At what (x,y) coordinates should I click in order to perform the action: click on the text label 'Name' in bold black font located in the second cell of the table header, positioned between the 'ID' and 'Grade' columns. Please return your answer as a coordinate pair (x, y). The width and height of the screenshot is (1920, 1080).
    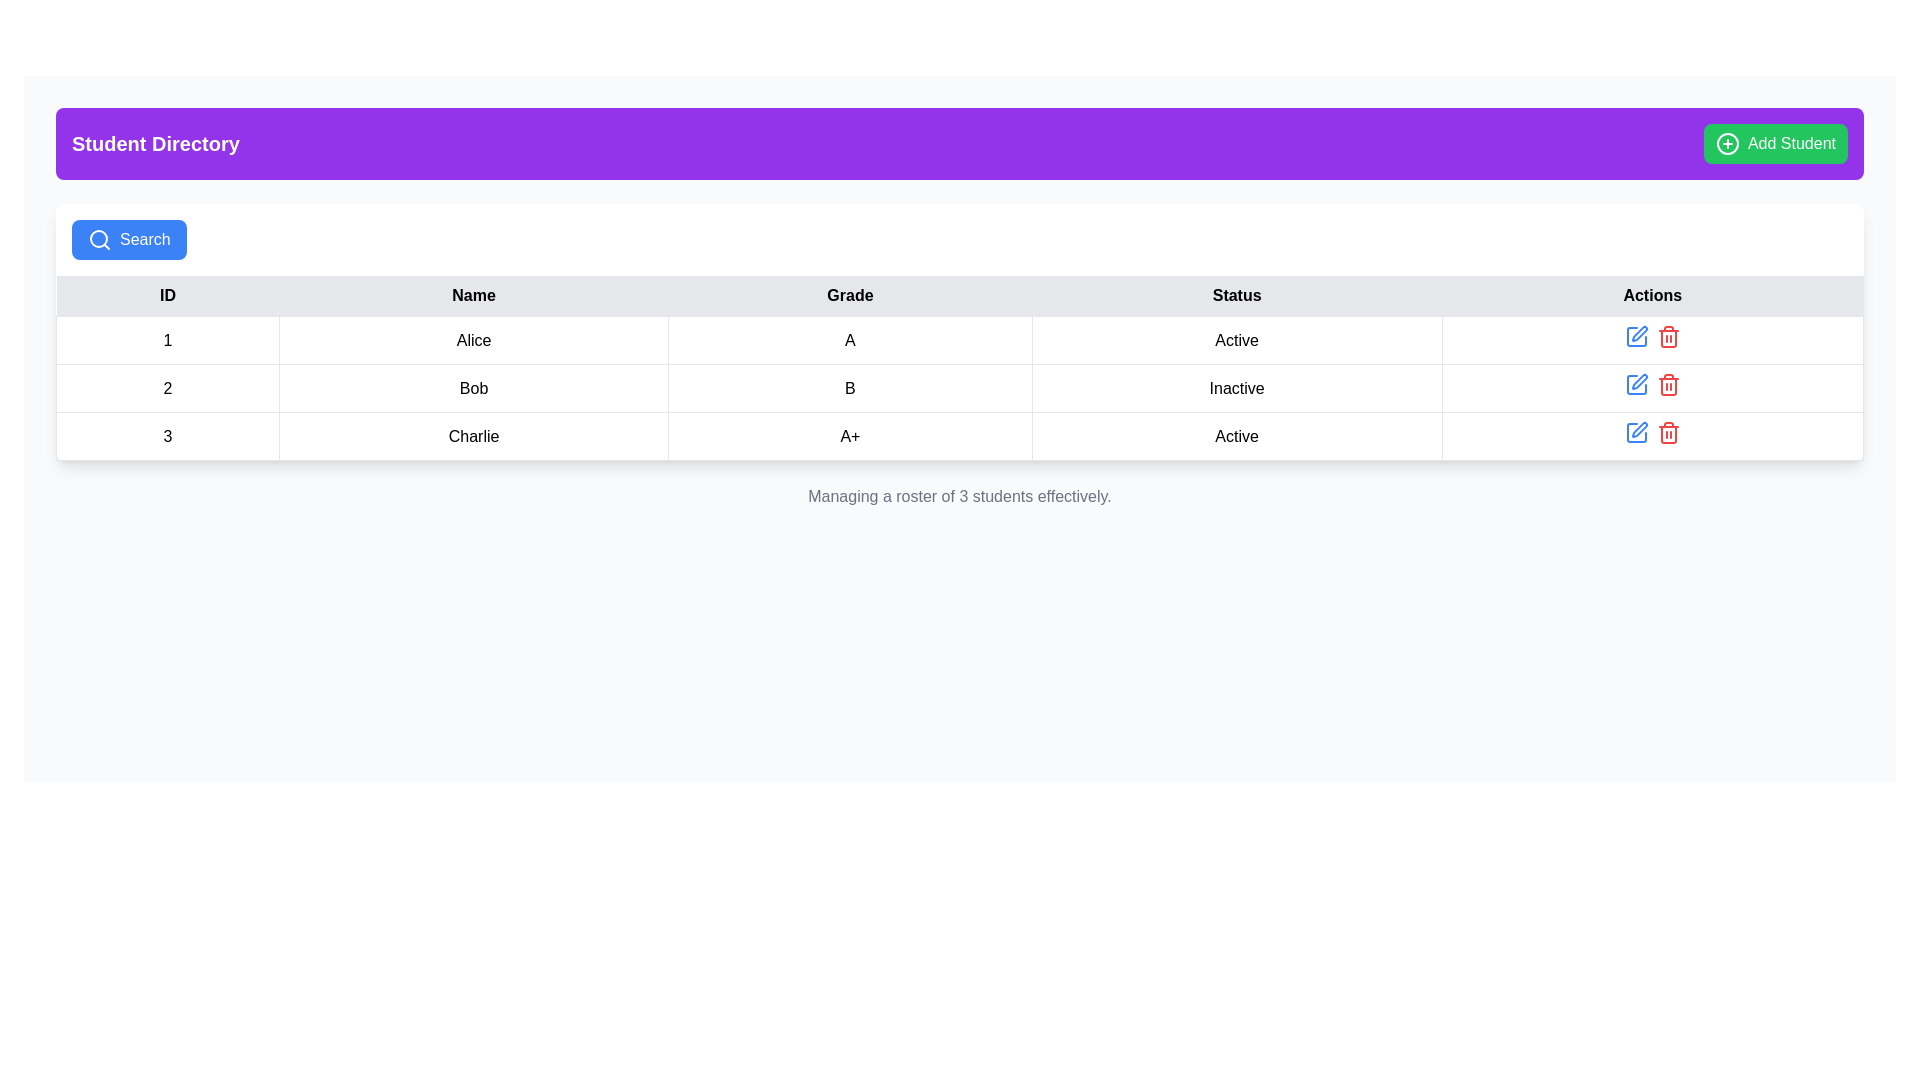
    Looking at the image, I should click on (473, 296).